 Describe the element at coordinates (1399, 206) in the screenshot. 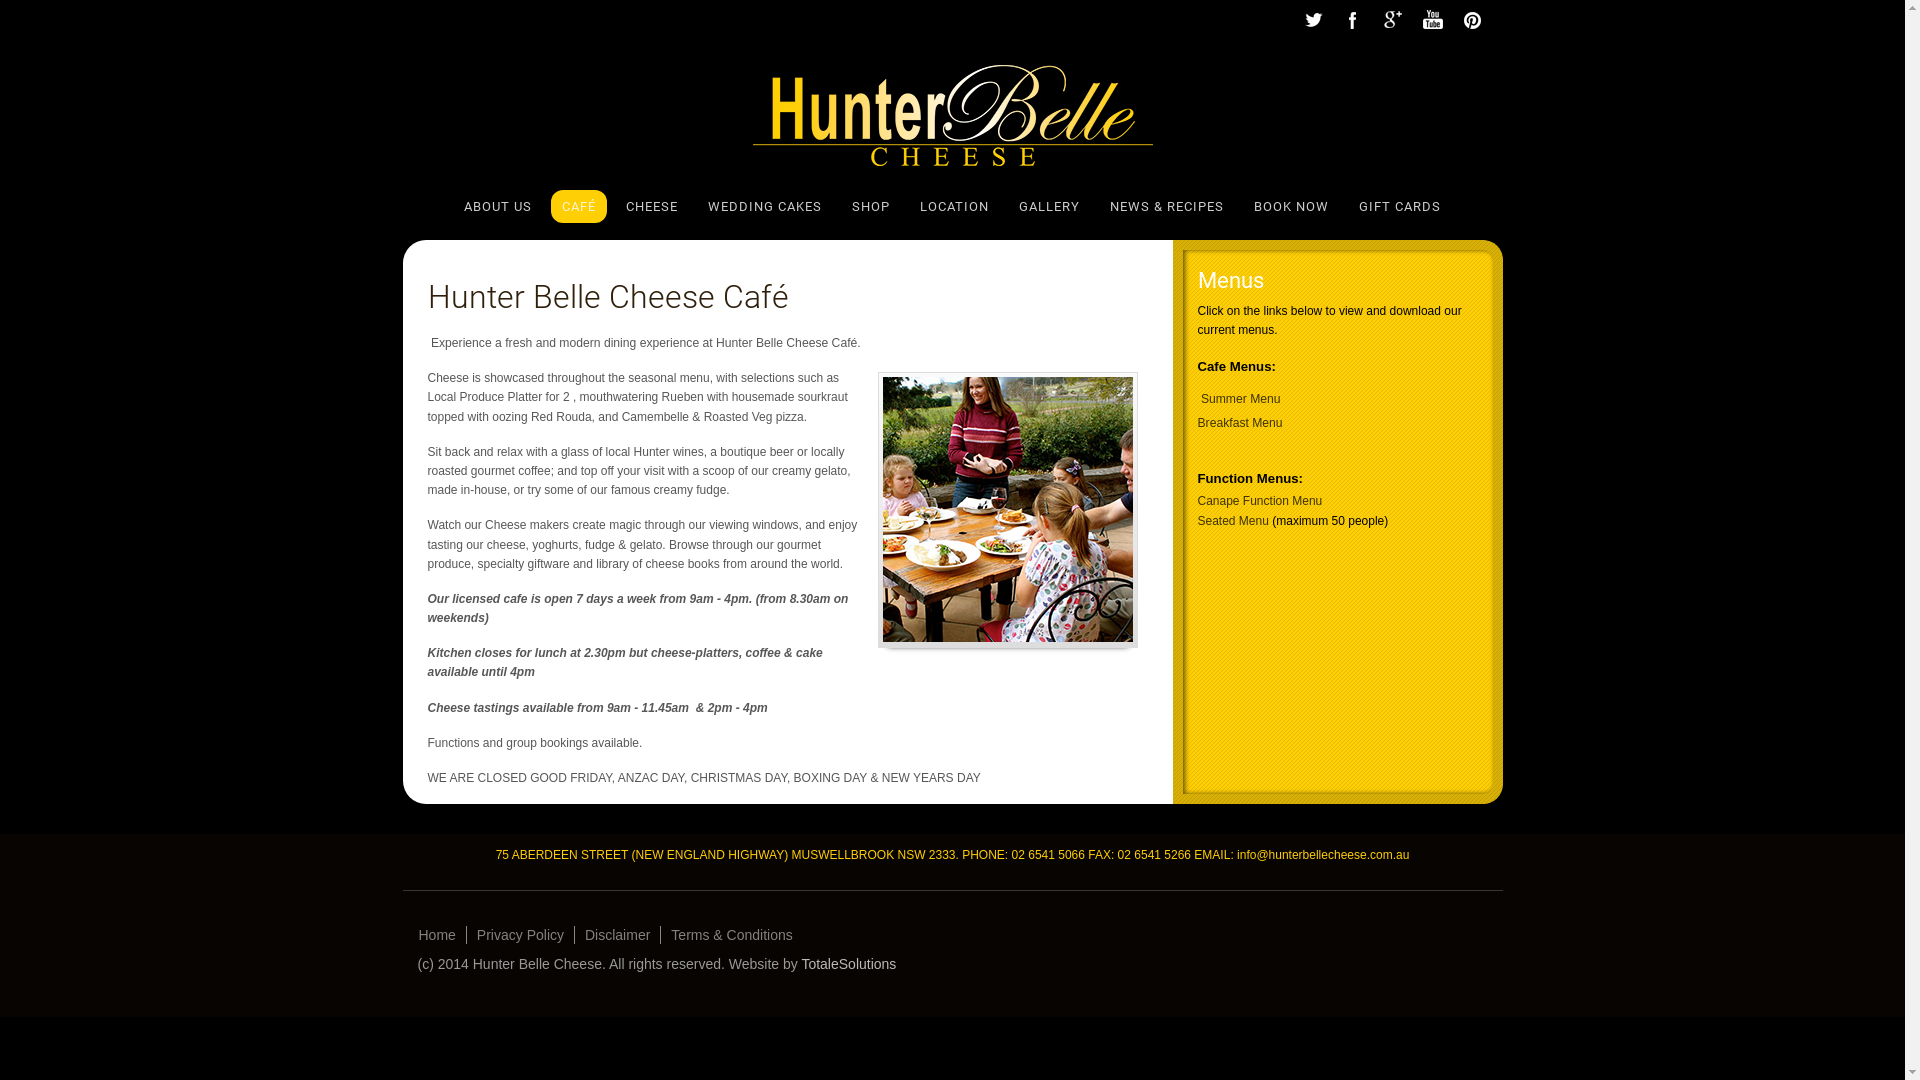

I see `'GIFT CARDS'` at that location.